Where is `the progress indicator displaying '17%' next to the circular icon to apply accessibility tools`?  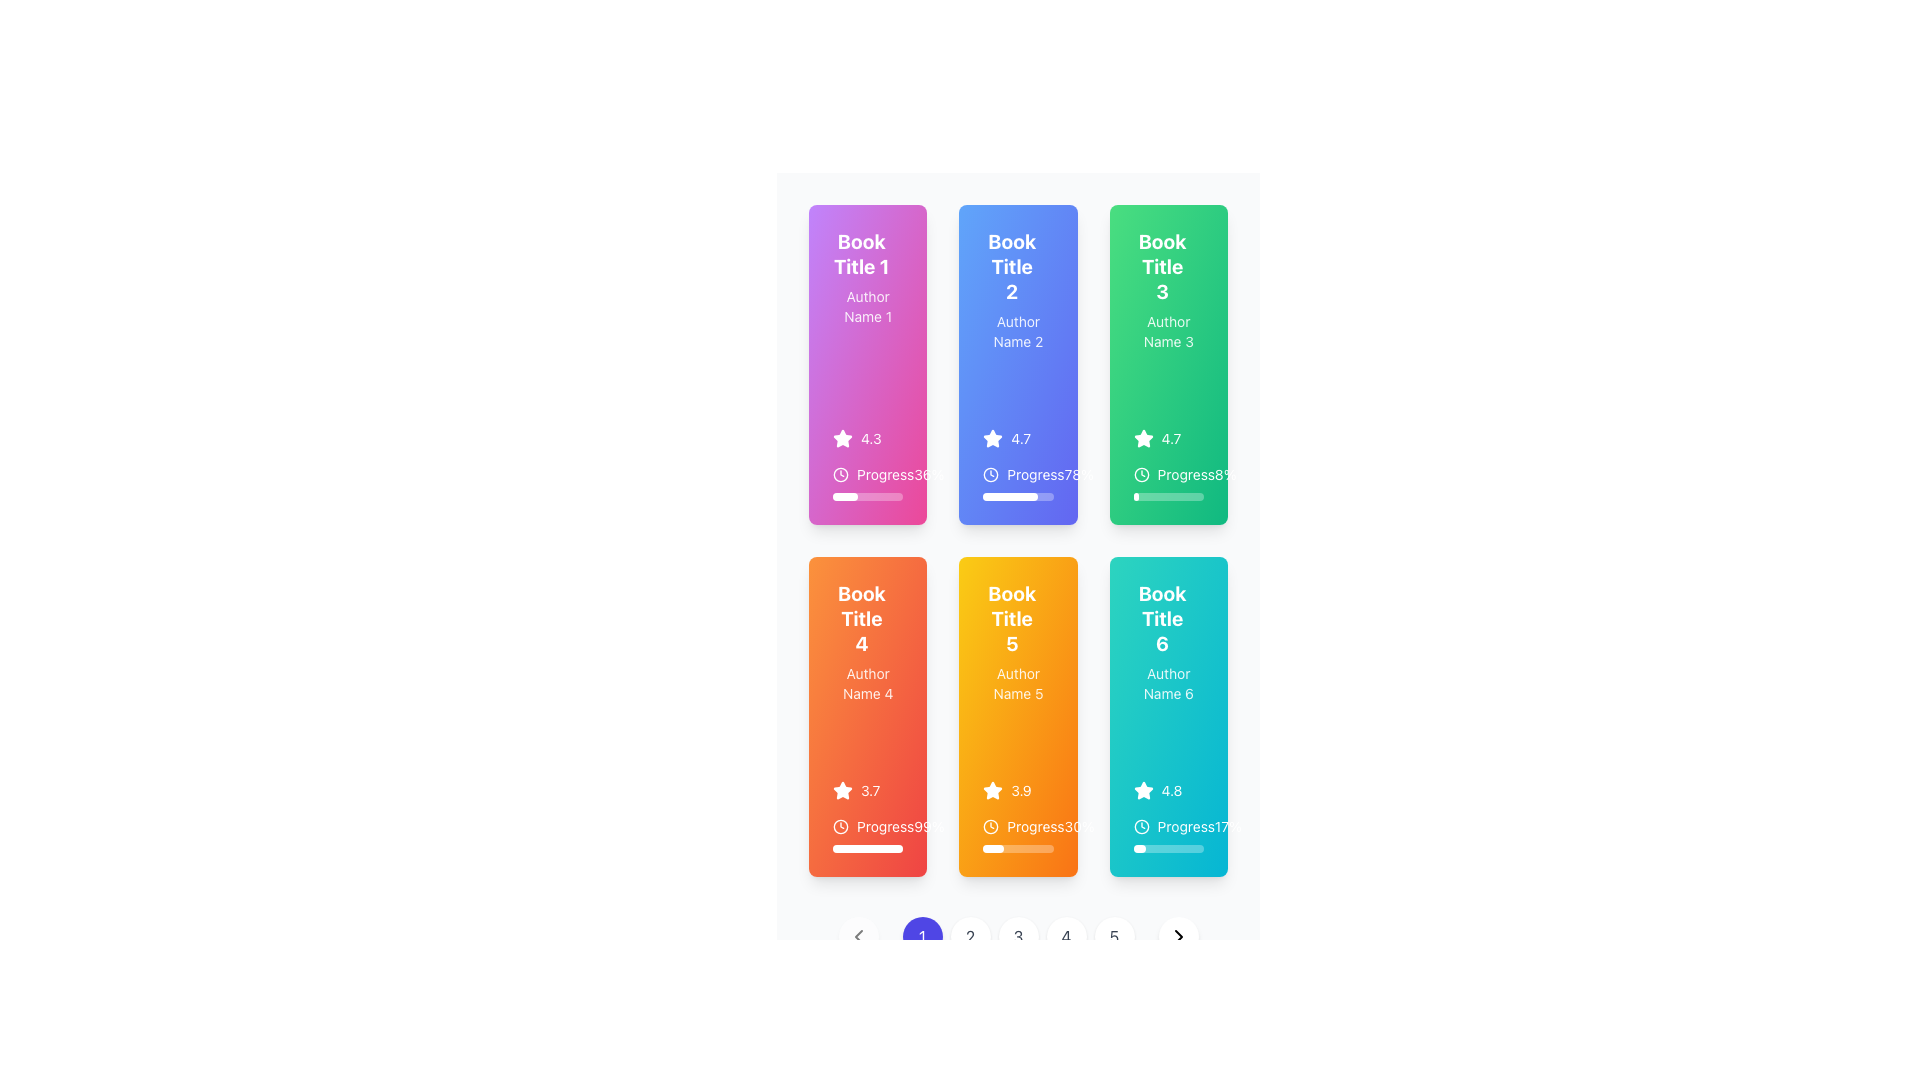 the progress indicator displaying '17%' next to the circular icon to apply accessibility tools is located at coordinates (1168, 834).